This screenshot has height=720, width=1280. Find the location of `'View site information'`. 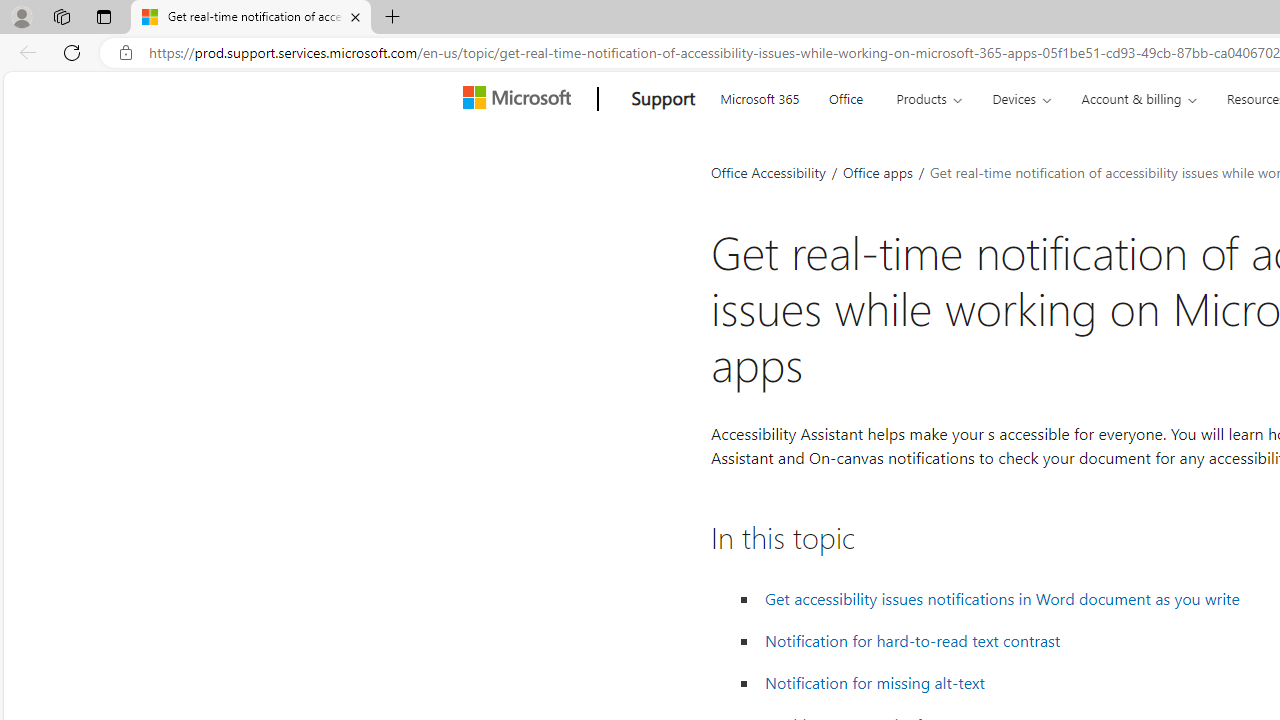

'View site information' is located at coordinates (125, 52).